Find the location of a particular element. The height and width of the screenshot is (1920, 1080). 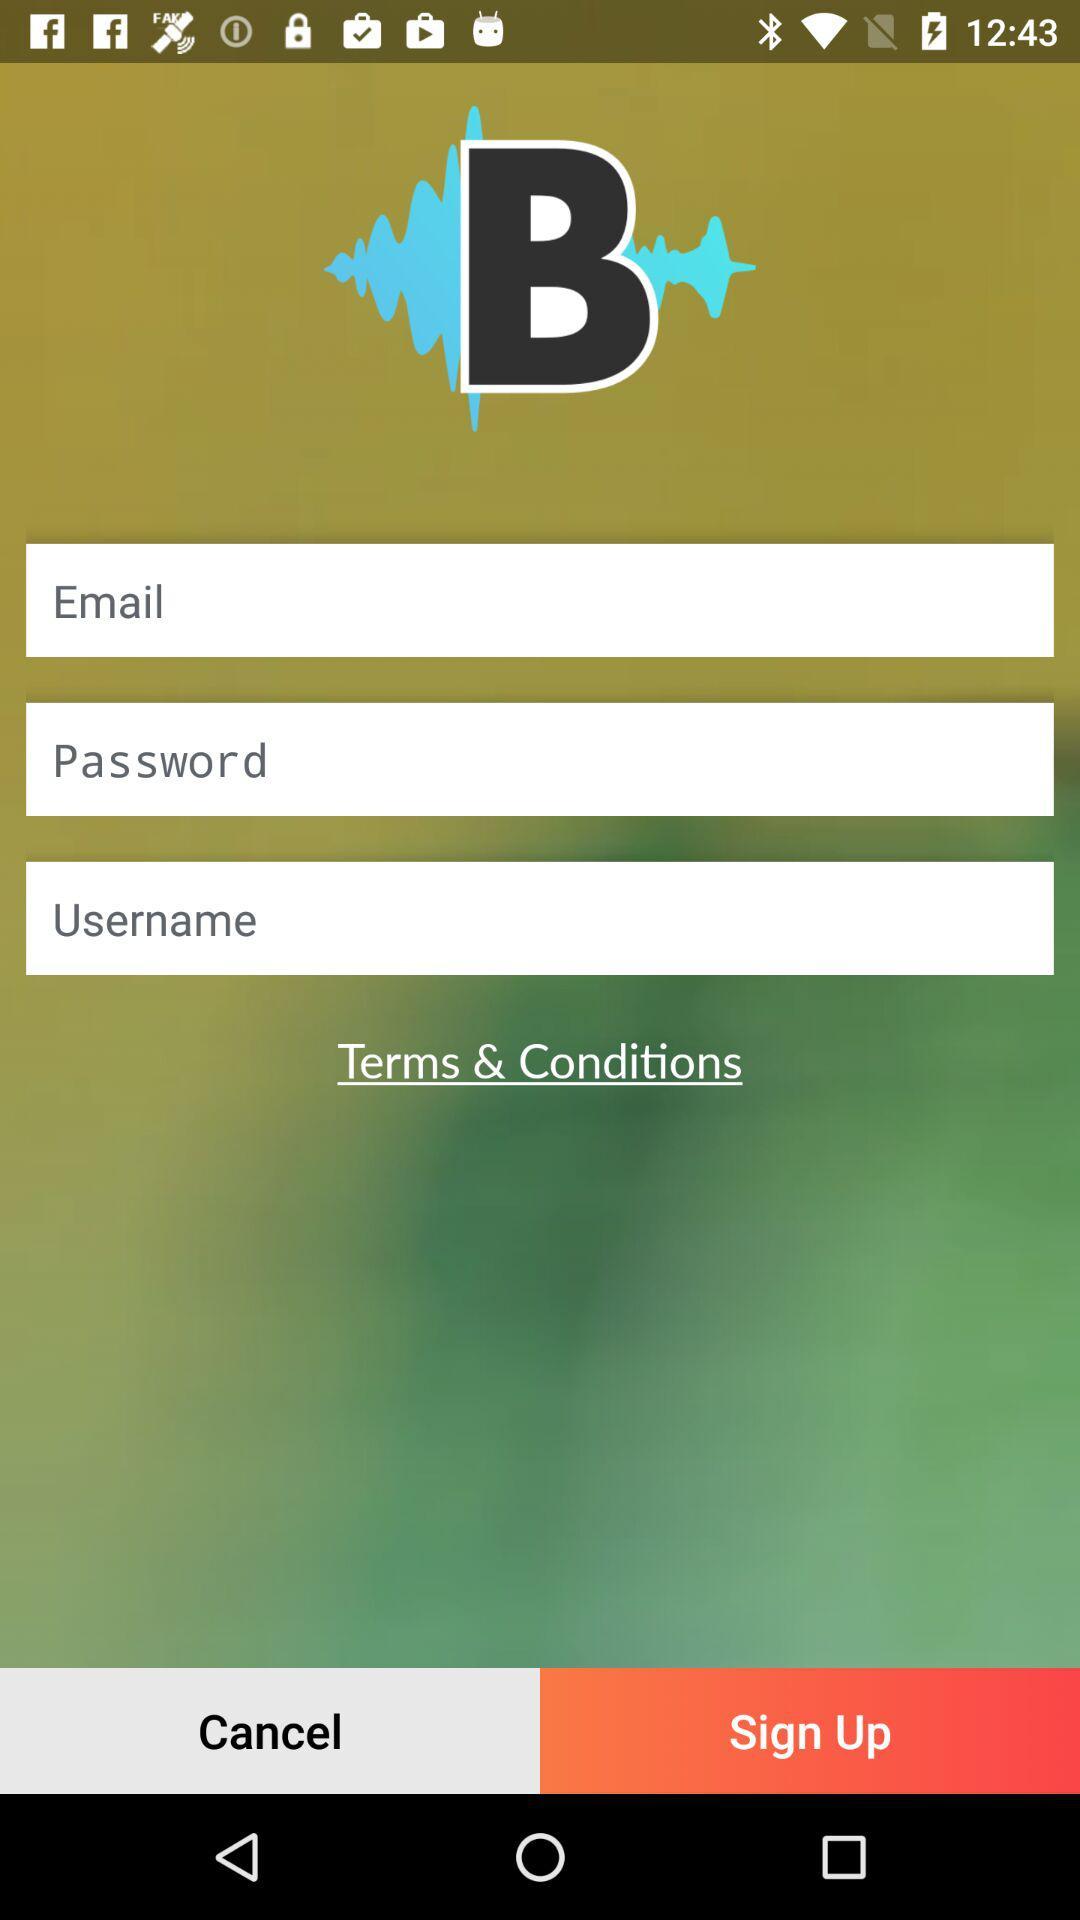

the terms & conditions is located at coordinates (540, 1058).